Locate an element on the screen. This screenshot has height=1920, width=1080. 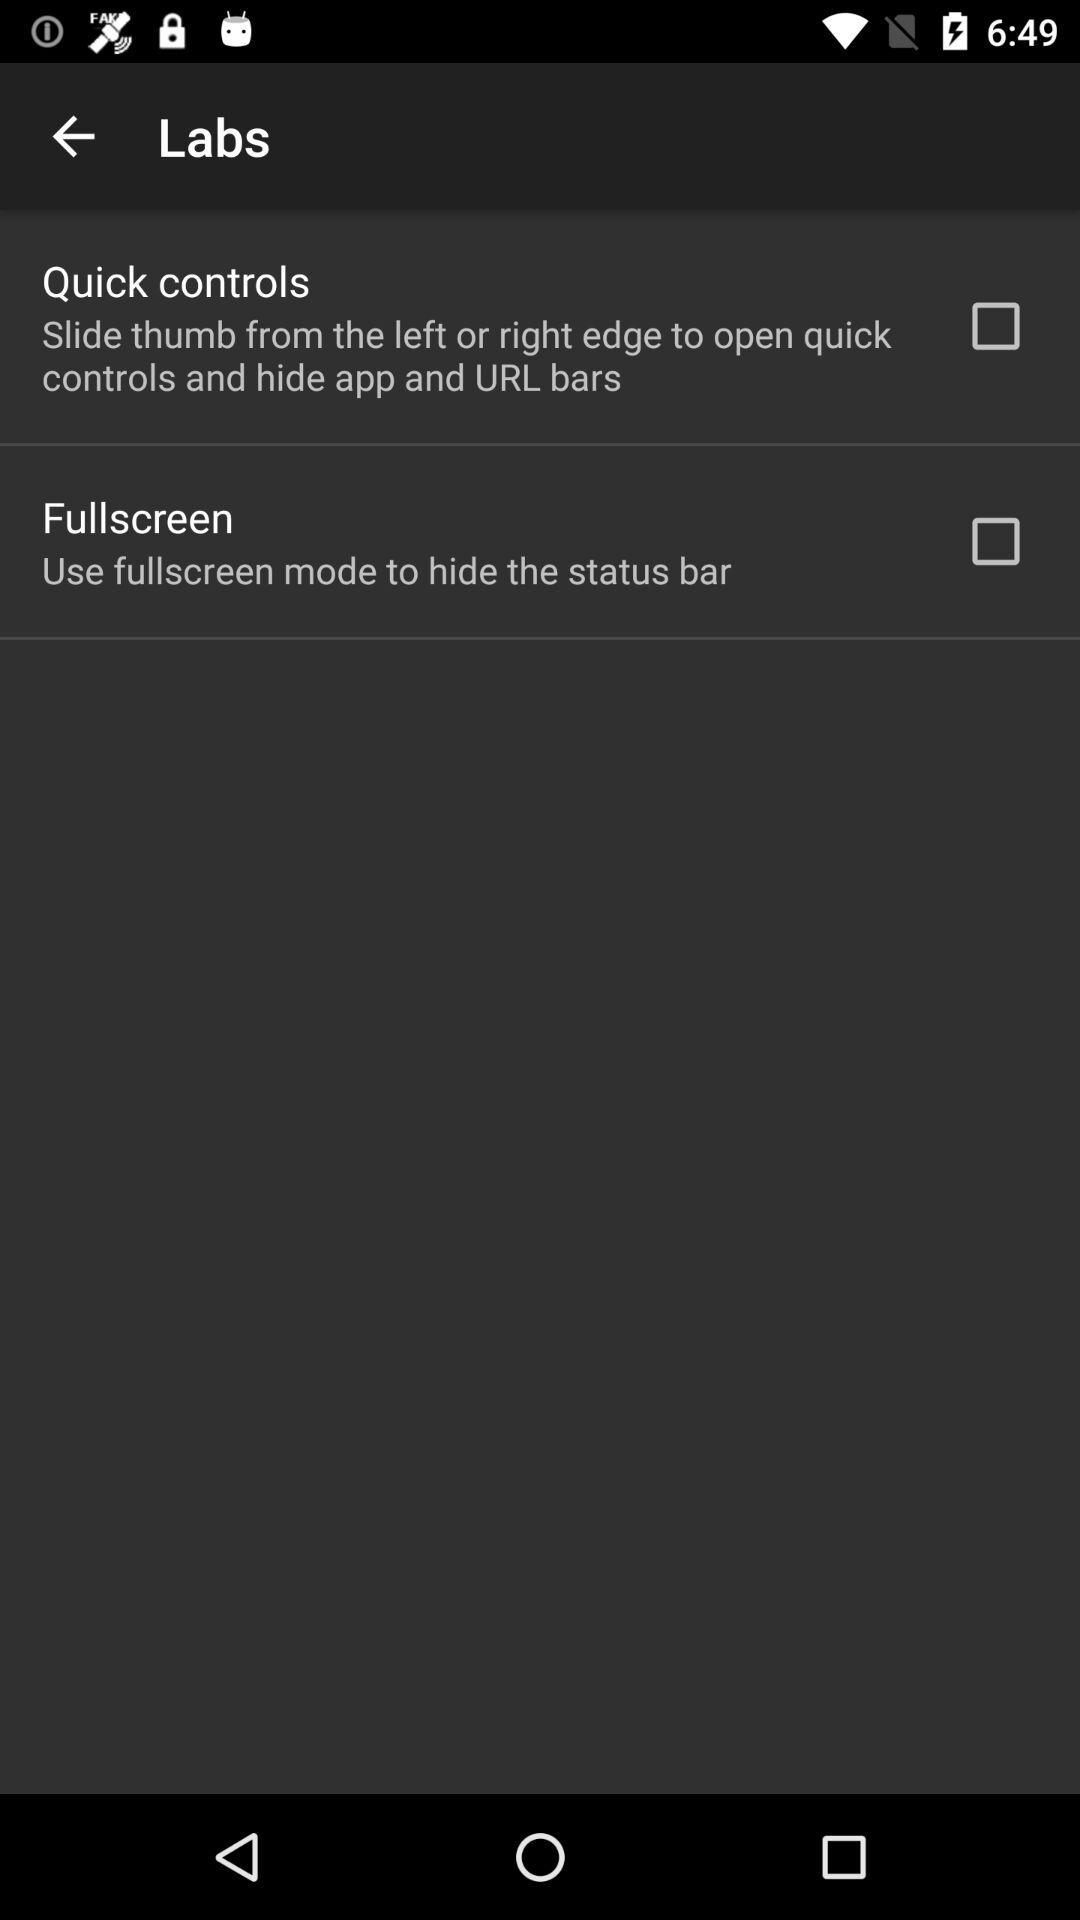
the slide thumb from icon is located at coordinates (477, 355).